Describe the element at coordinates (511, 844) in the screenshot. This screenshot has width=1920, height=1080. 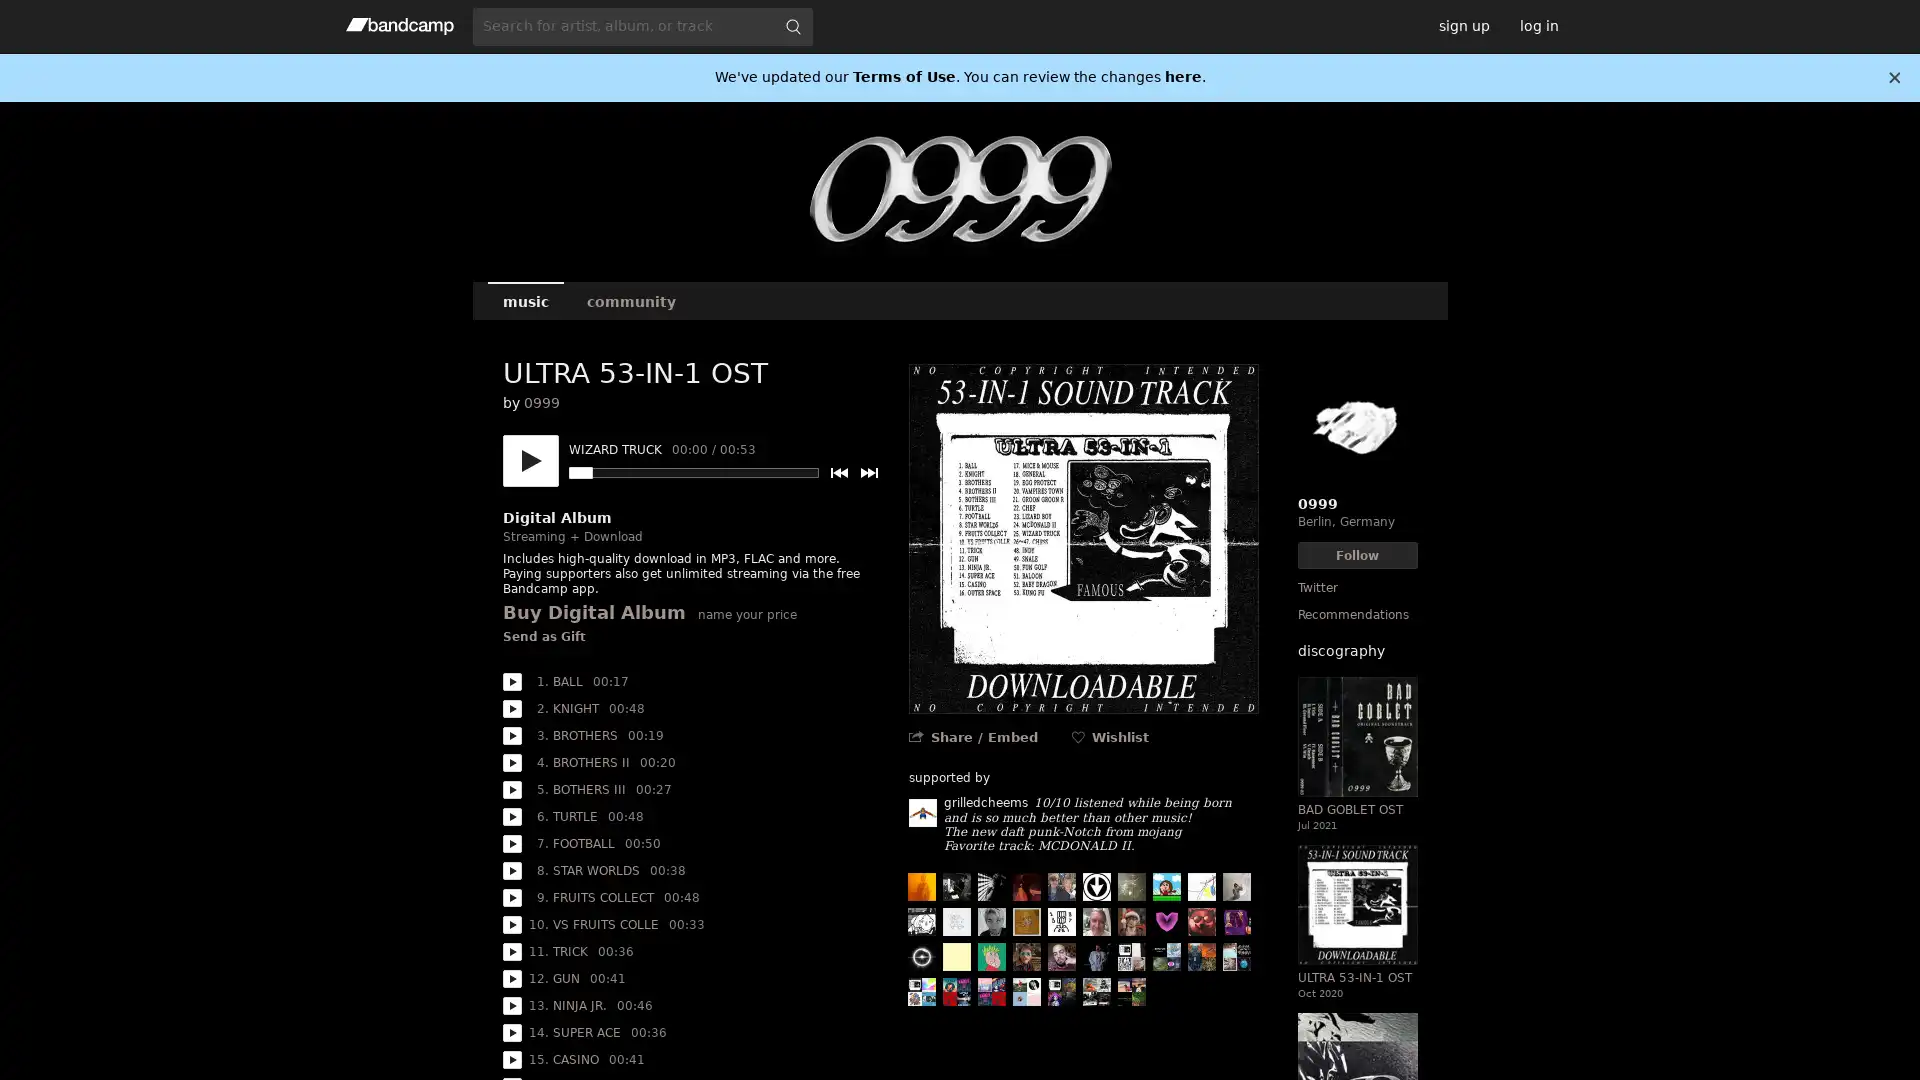
I see `Play FOOTBALL` at that location.